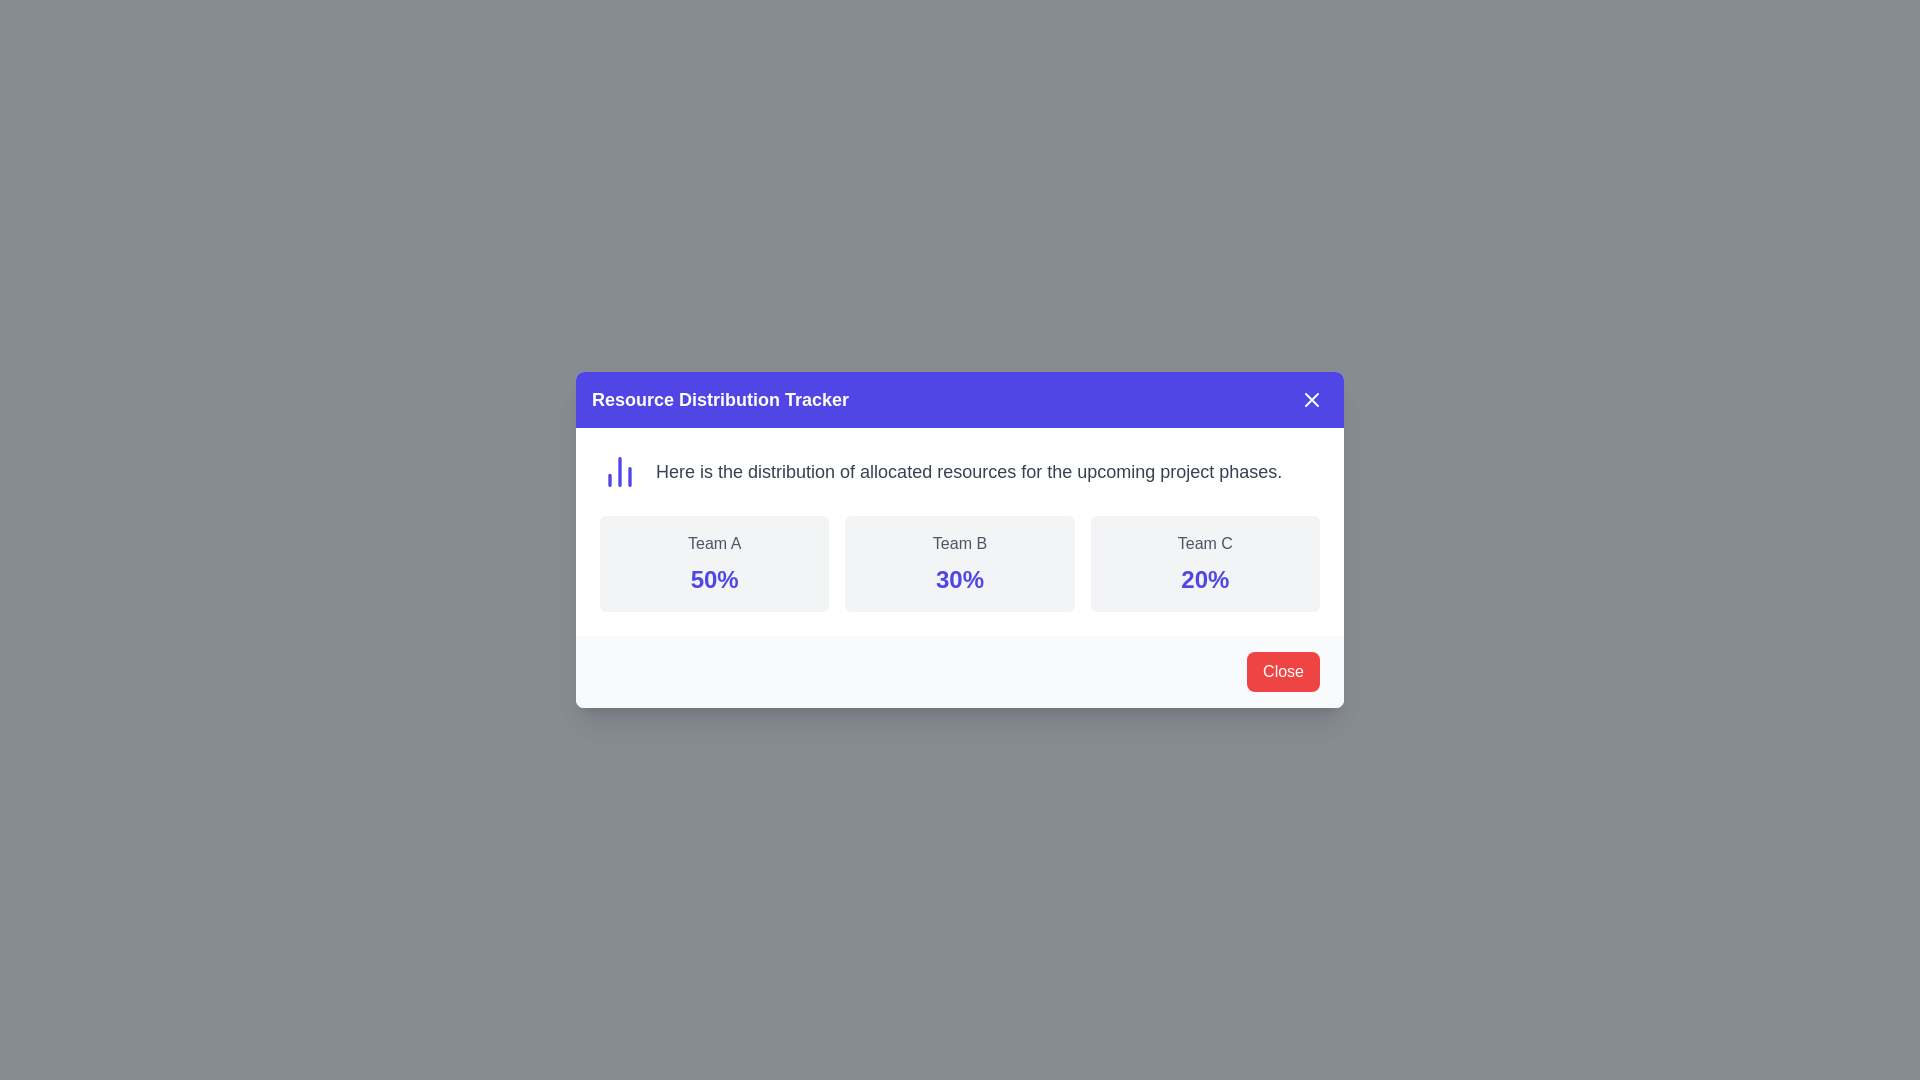 This screenshot has width=1920, height=1080. What do you see at coordinates (1311, 400) in the screenshot?
I see `the close icon button located in the top-right corner of the modal dialog header` at bounding box center [1311, 400].